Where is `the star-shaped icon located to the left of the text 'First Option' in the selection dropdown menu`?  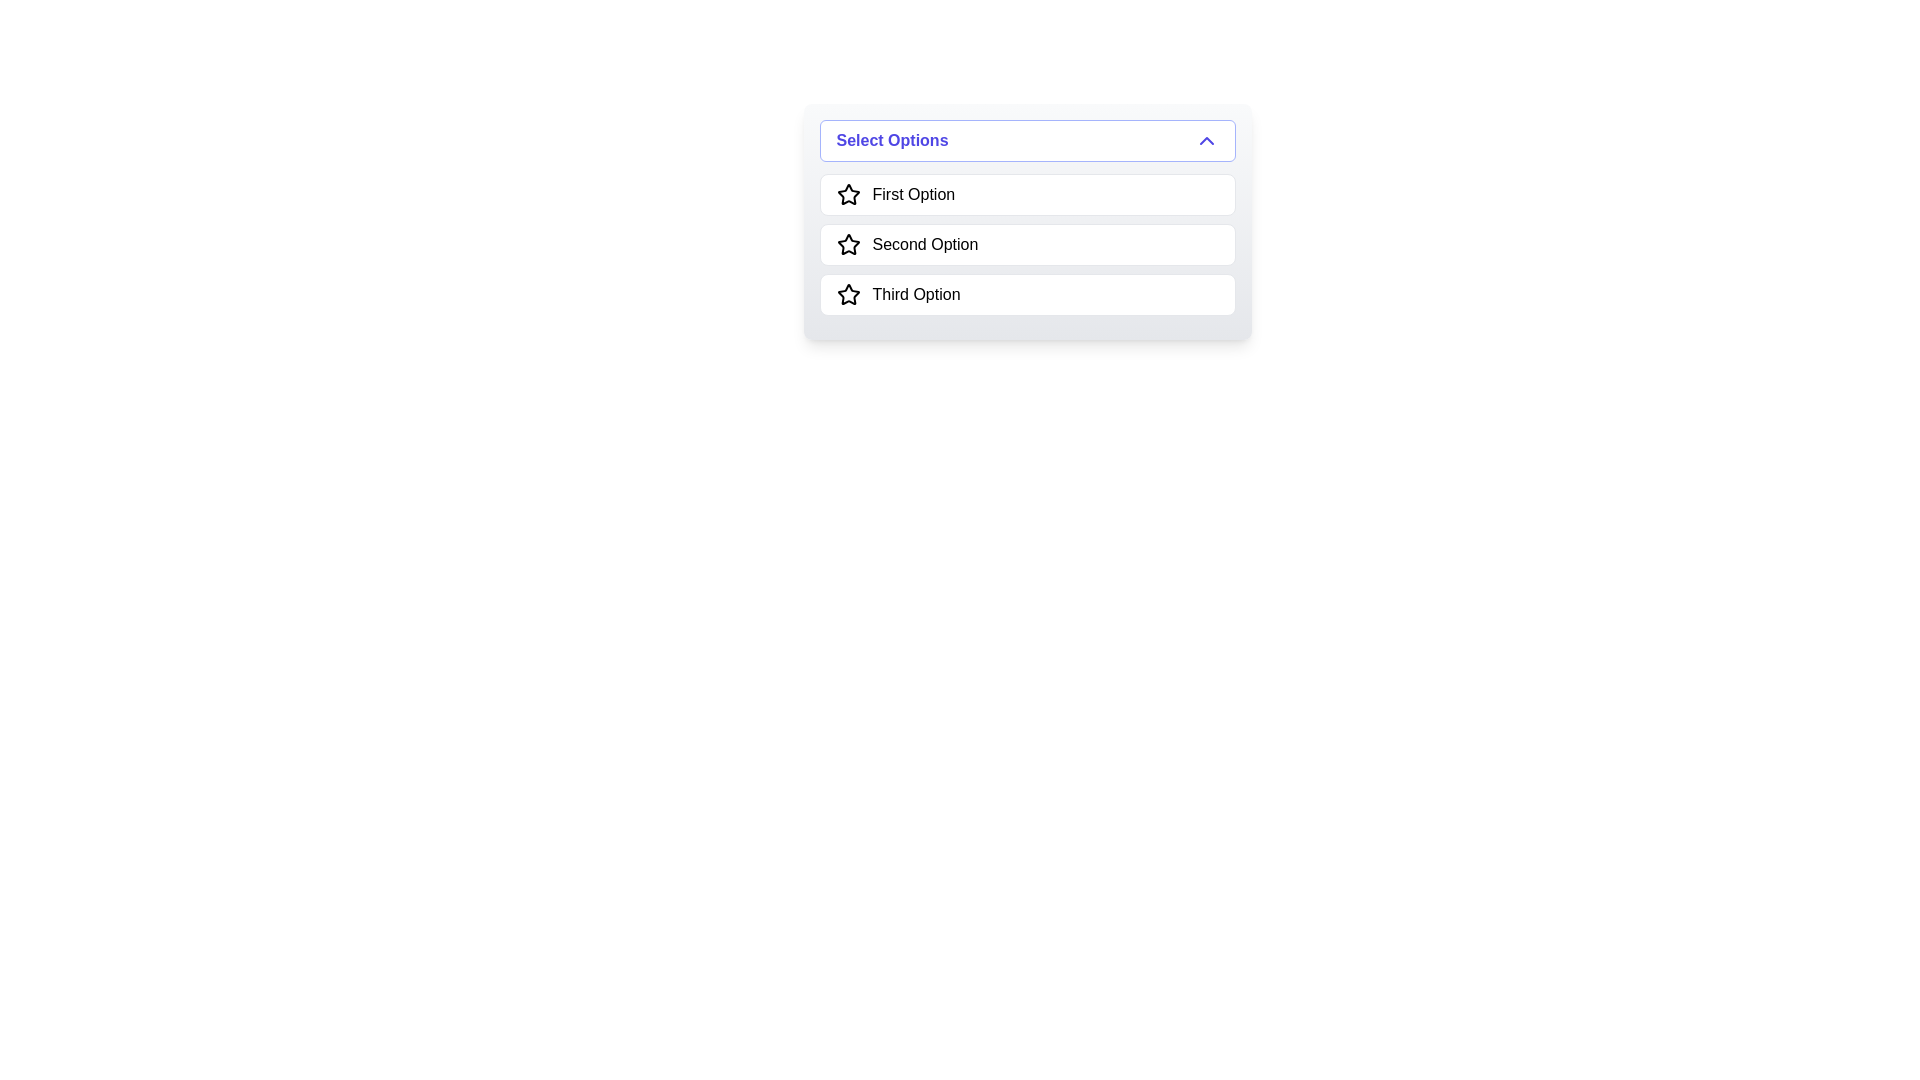 the star-shaped icon located to the left of the text 'First Option' in the selection dropdown menu is located at coordinates (848, 195).